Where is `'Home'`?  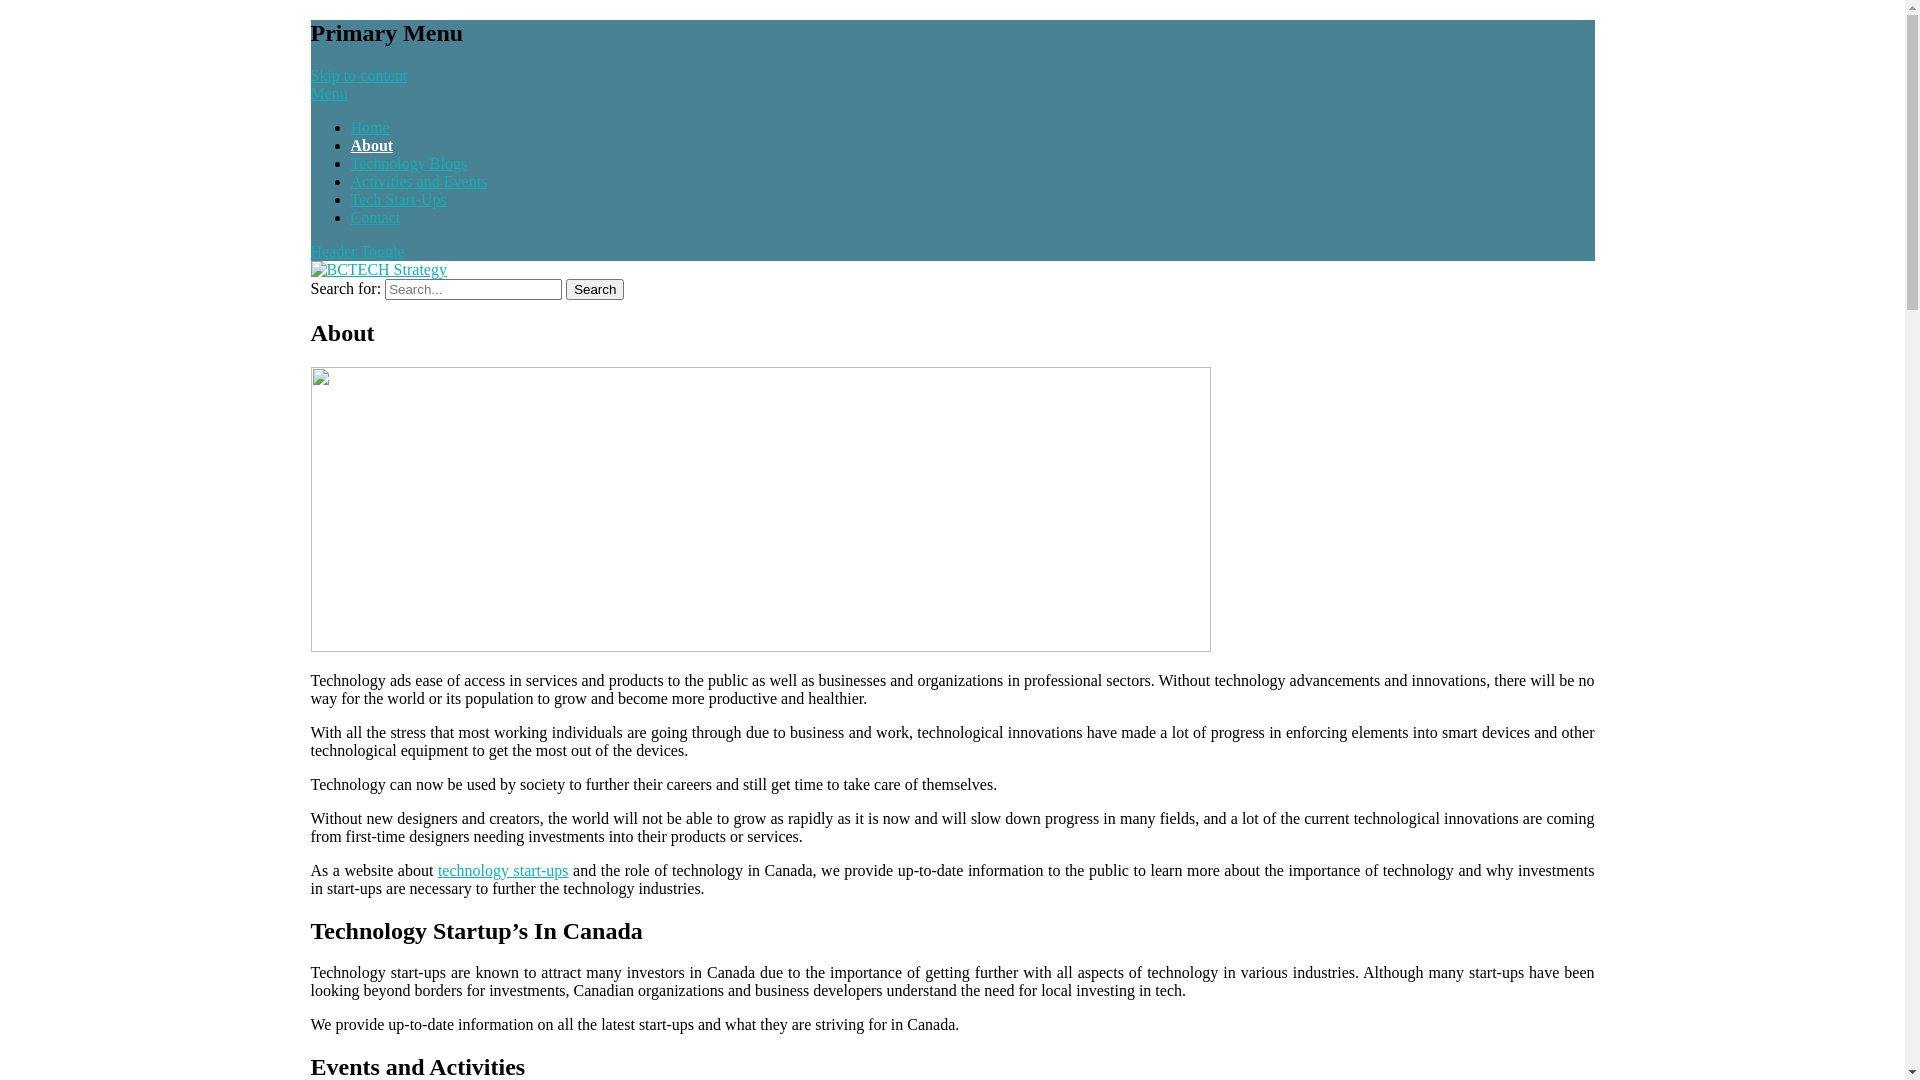
'Home' is located at coordinates (369, 127).